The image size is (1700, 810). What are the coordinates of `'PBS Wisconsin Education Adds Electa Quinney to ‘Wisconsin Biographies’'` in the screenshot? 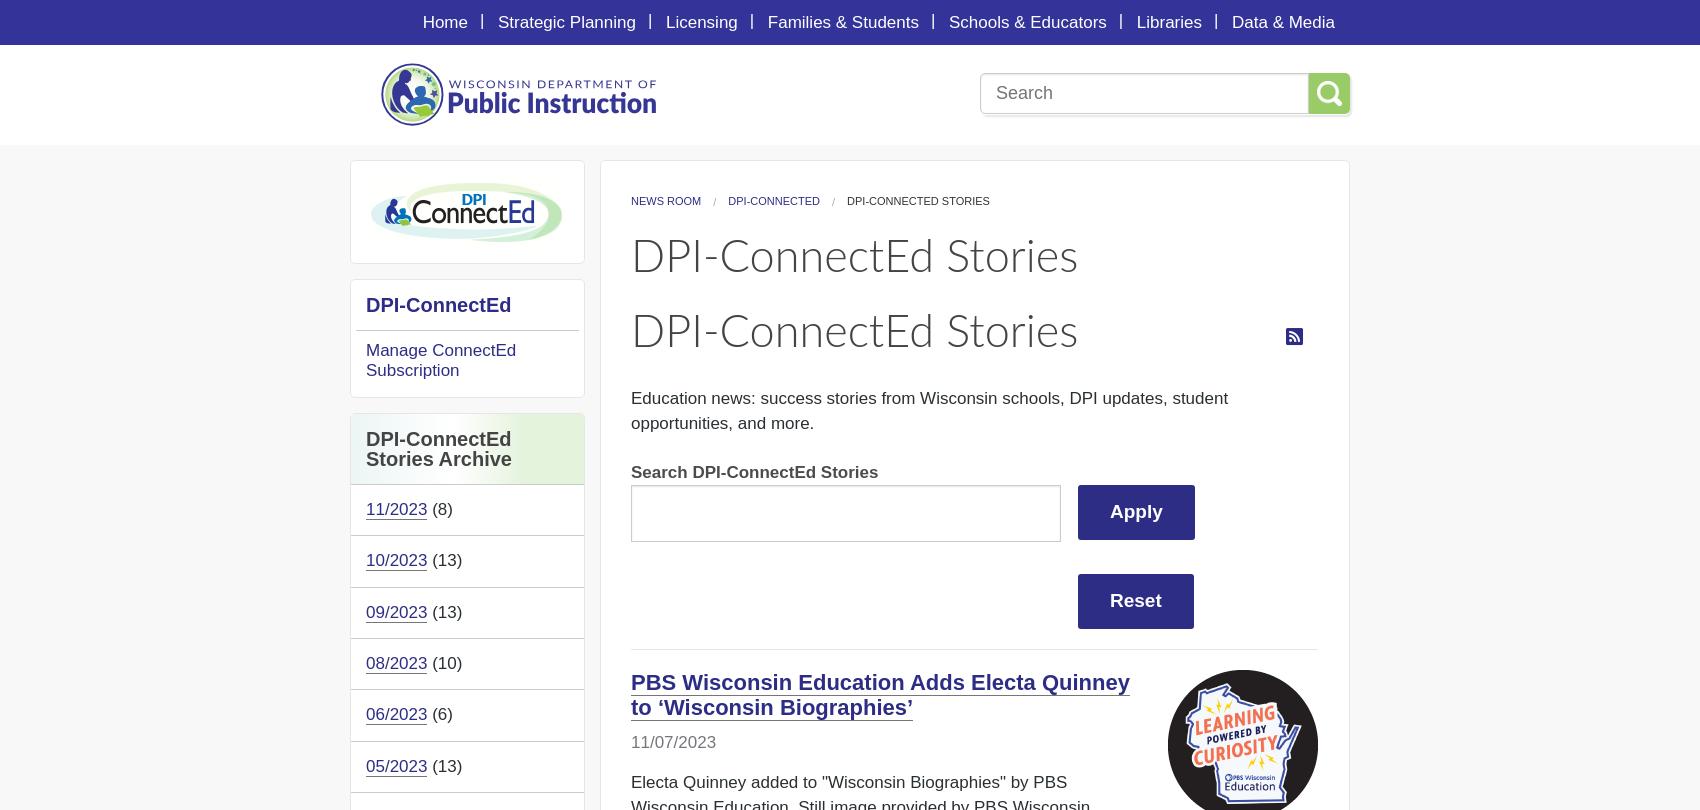 It's located at (879, 693).